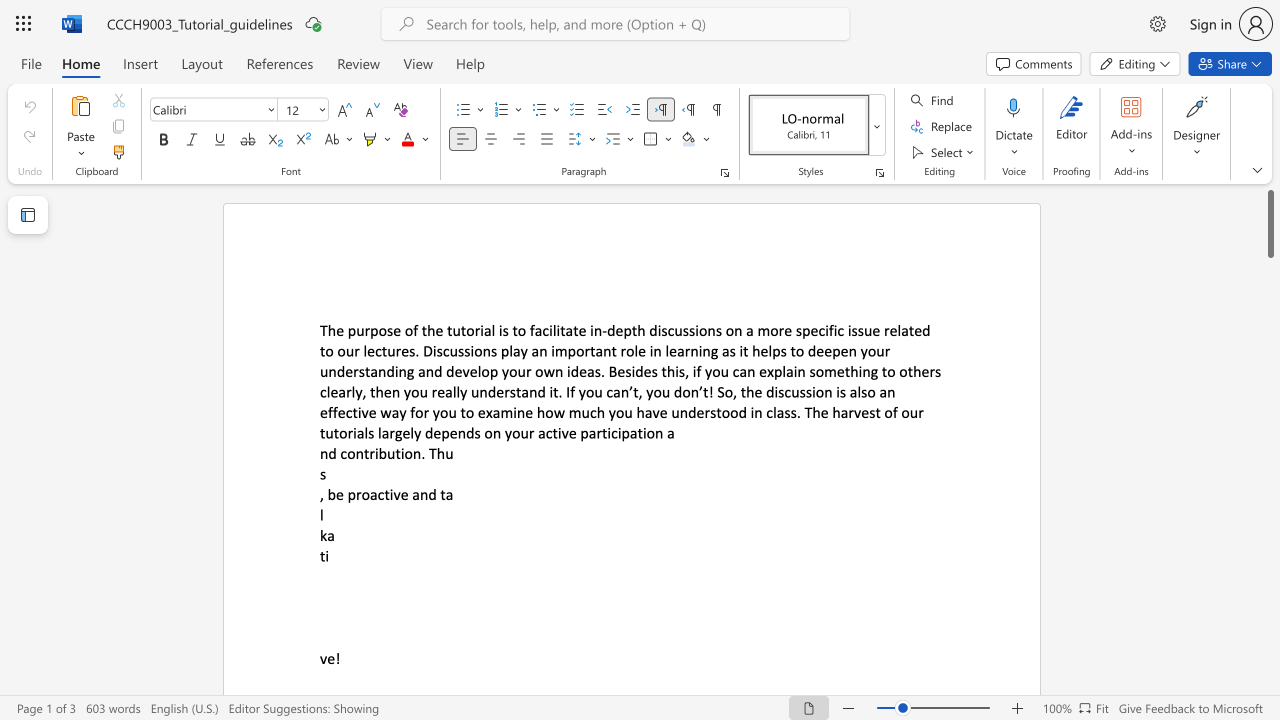 The image size is (1280, 720). Describe the element at coordinates (1269, 588) in the screenshot. I see `the scrollbar to adjust the page downward` at that location.